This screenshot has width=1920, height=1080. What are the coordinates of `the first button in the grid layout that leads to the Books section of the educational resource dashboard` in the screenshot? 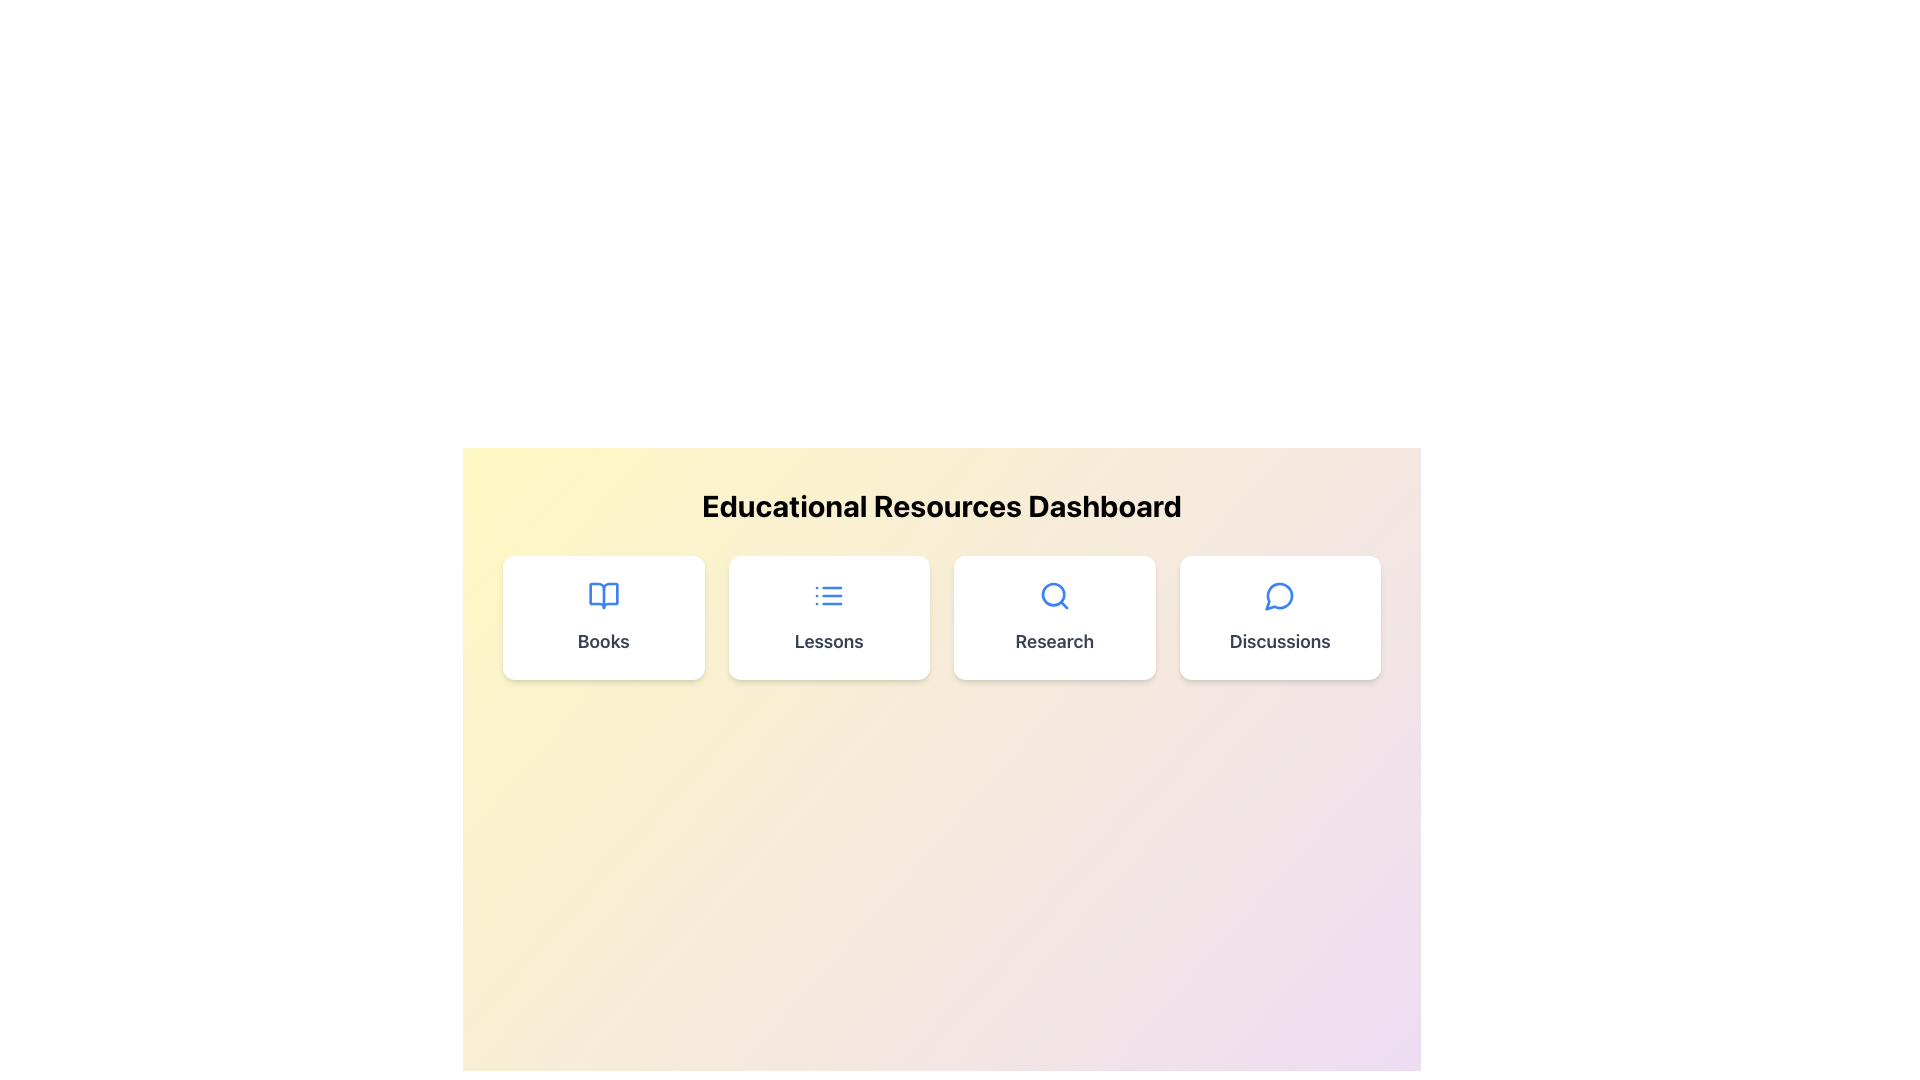 It's located at (602, 616).